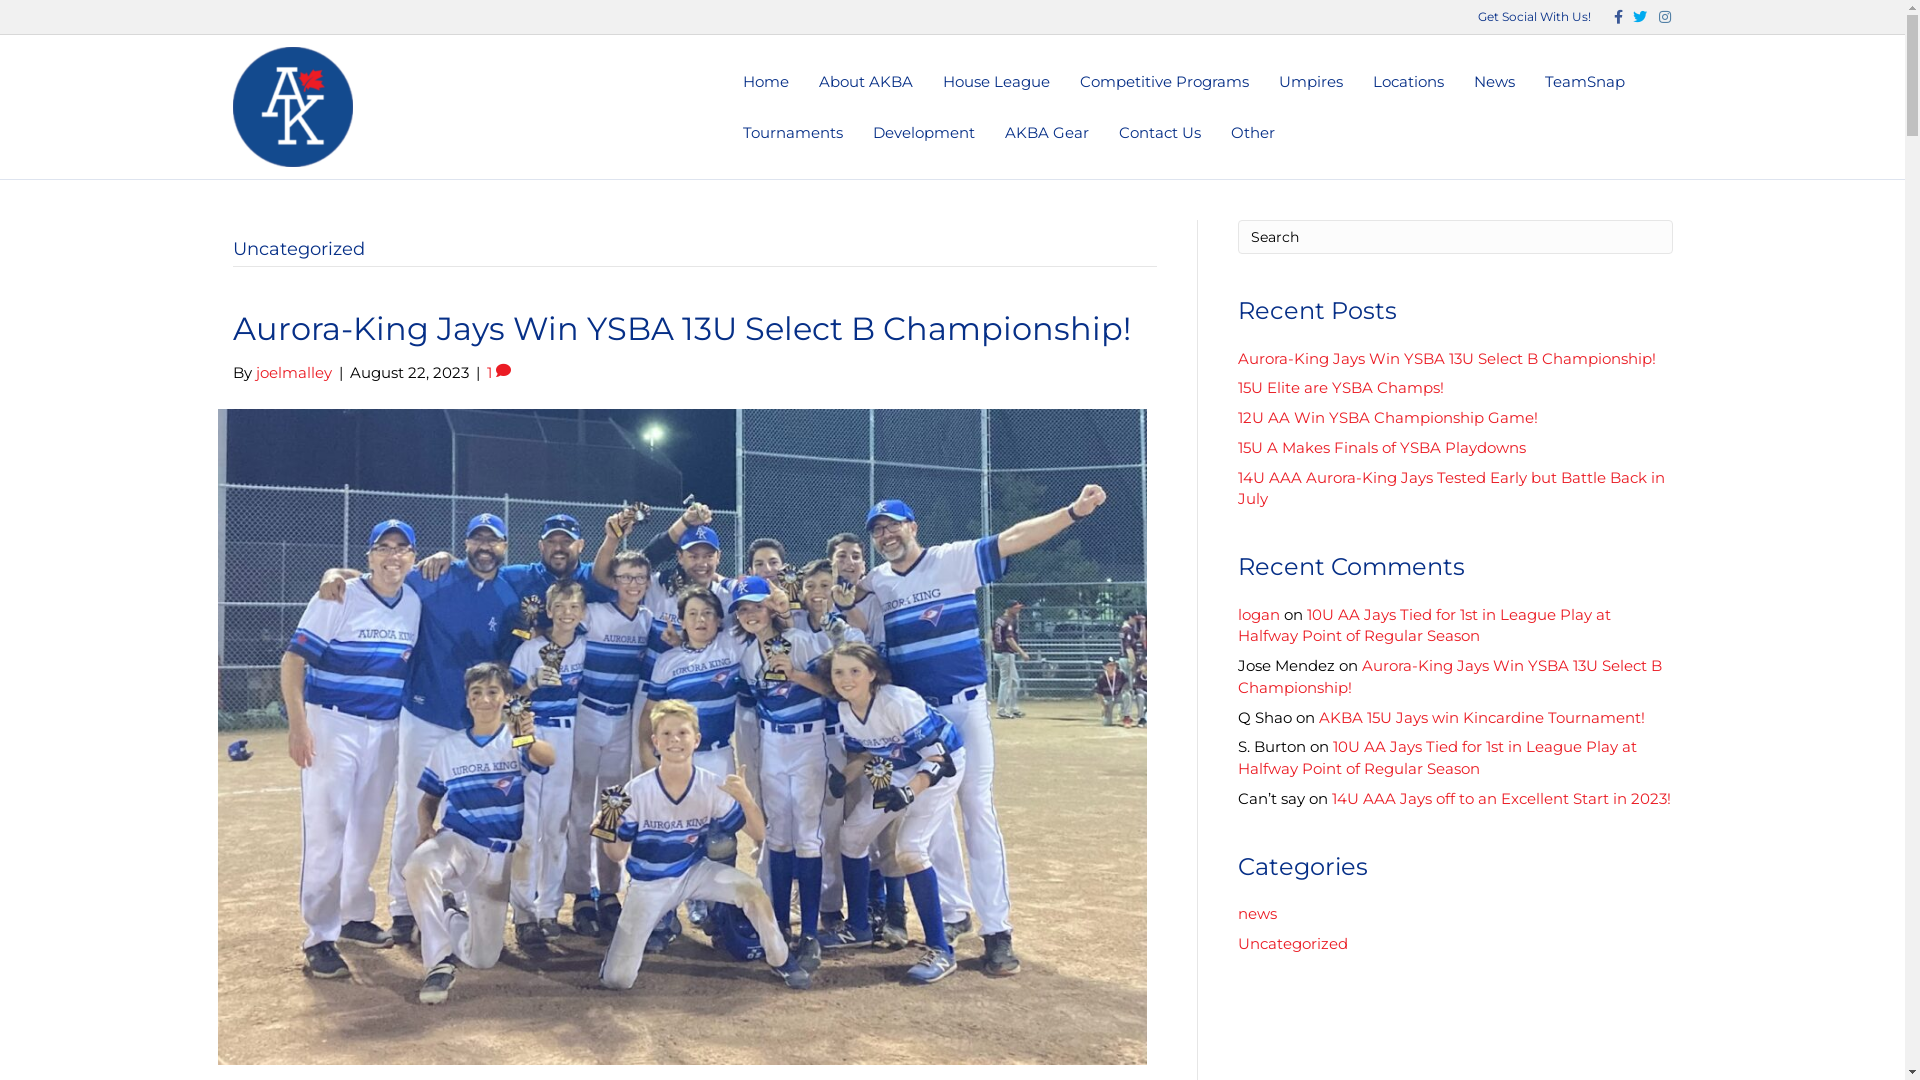  What do you see at coordinates (1045, 132) in the screenshot?
I see `'AKBA Gear'` at bounding box center [1045, 132].